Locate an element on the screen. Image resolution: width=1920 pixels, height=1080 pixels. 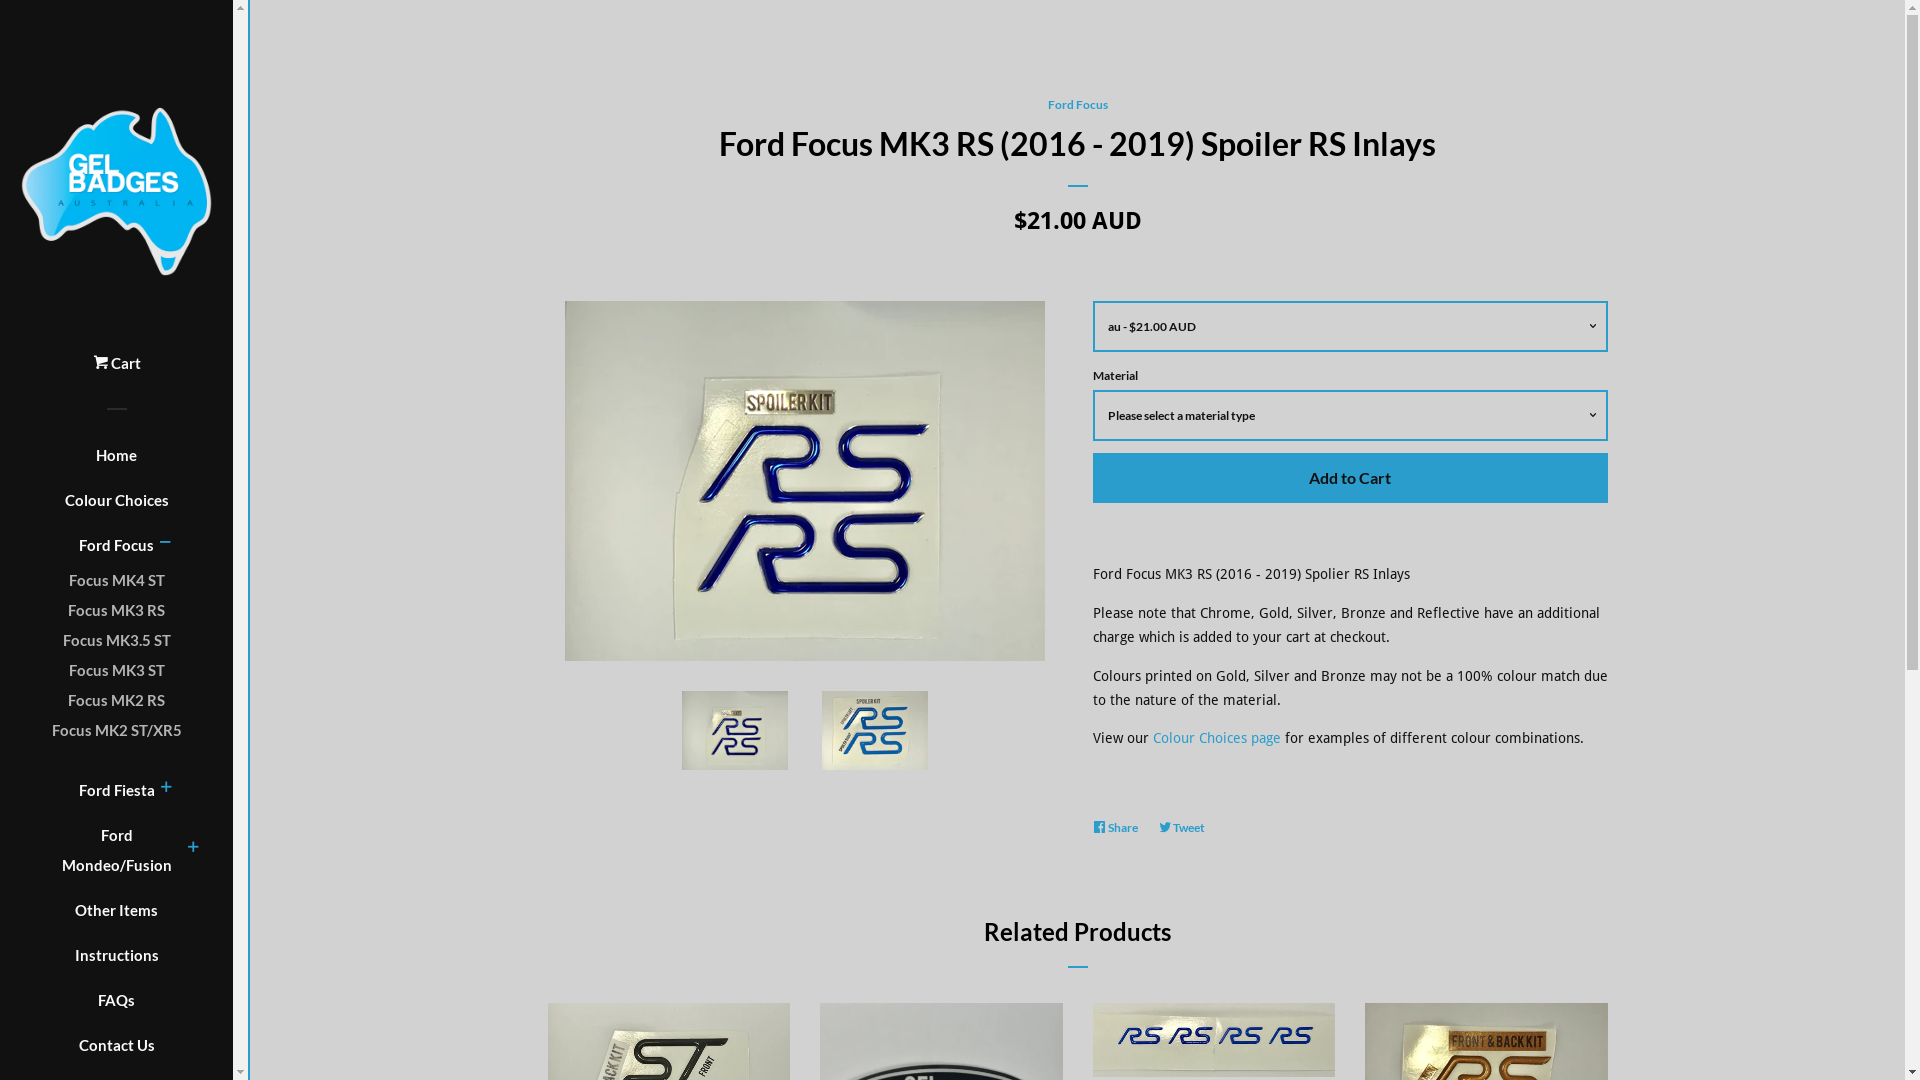
'expand' is located at coordinates (164, 788).